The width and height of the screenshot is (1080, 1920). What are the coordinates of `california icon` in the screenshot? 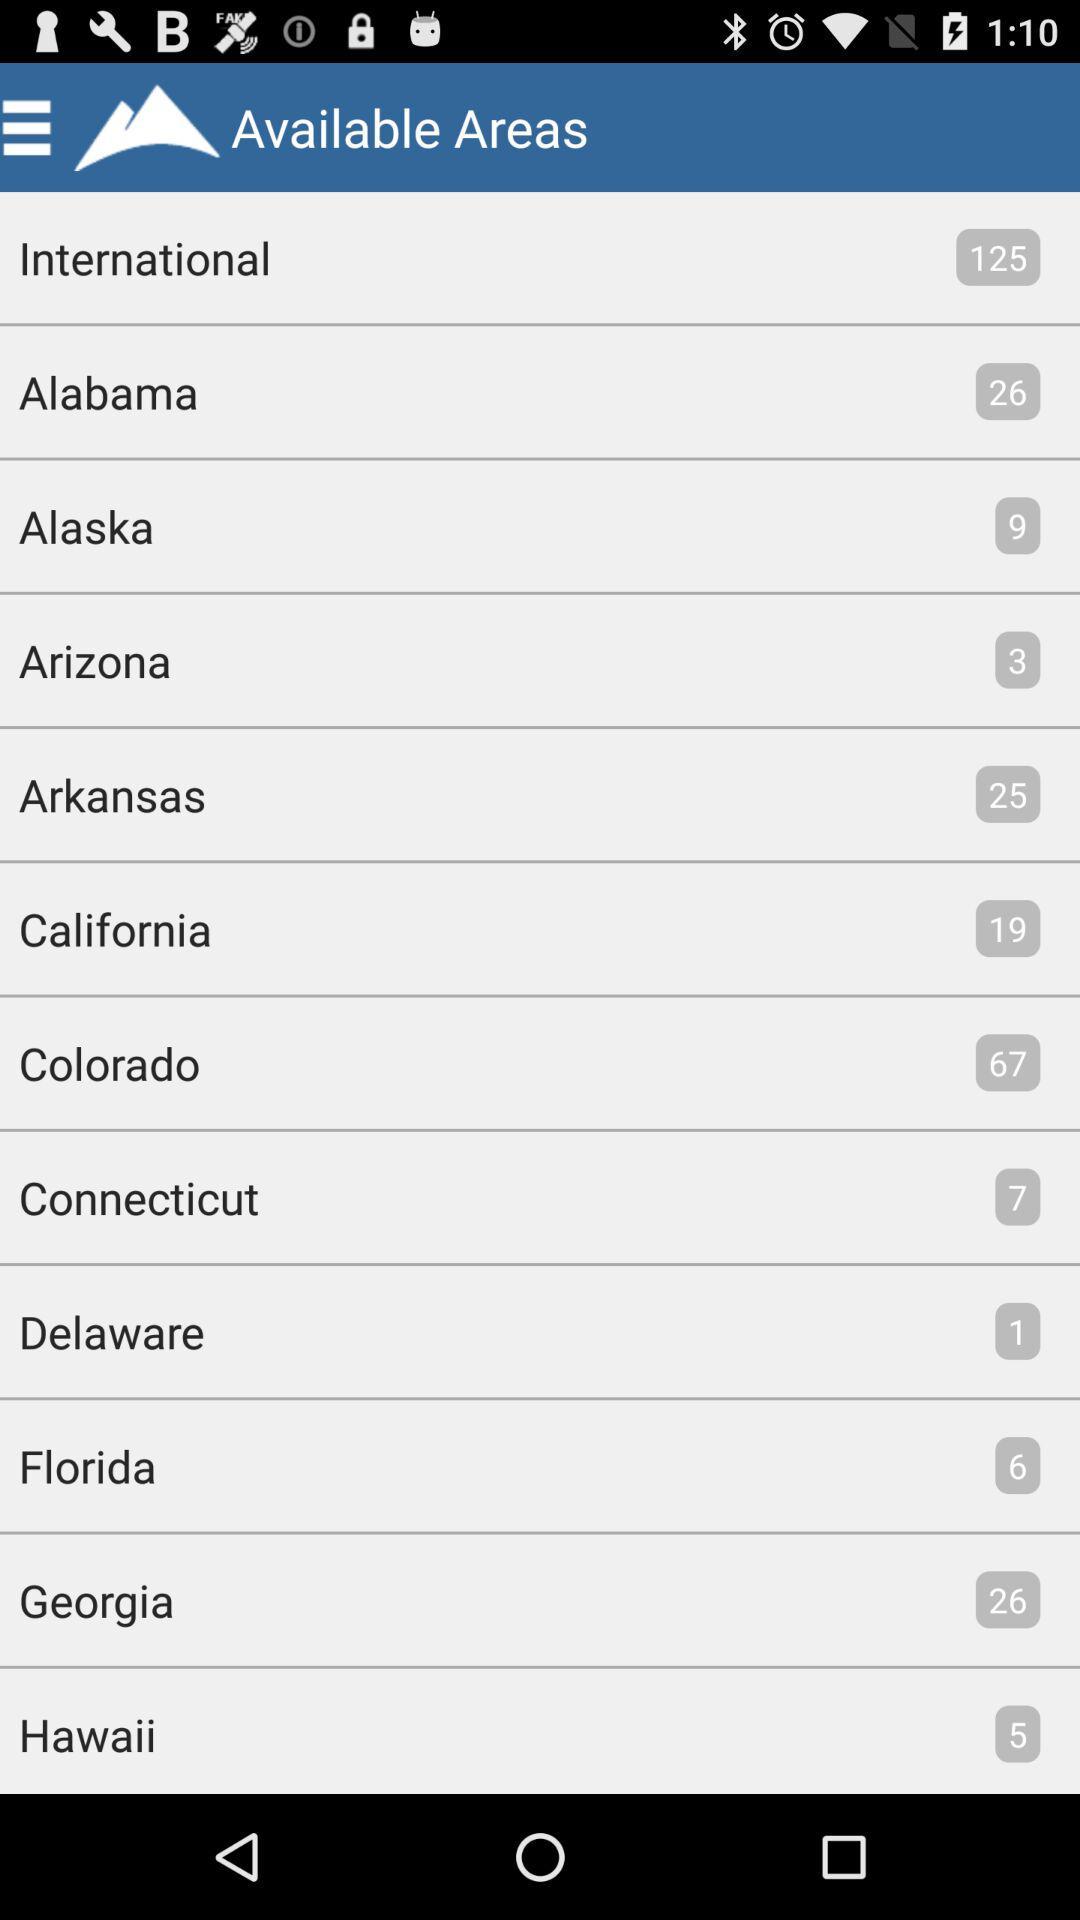 It's located at (106, 927).